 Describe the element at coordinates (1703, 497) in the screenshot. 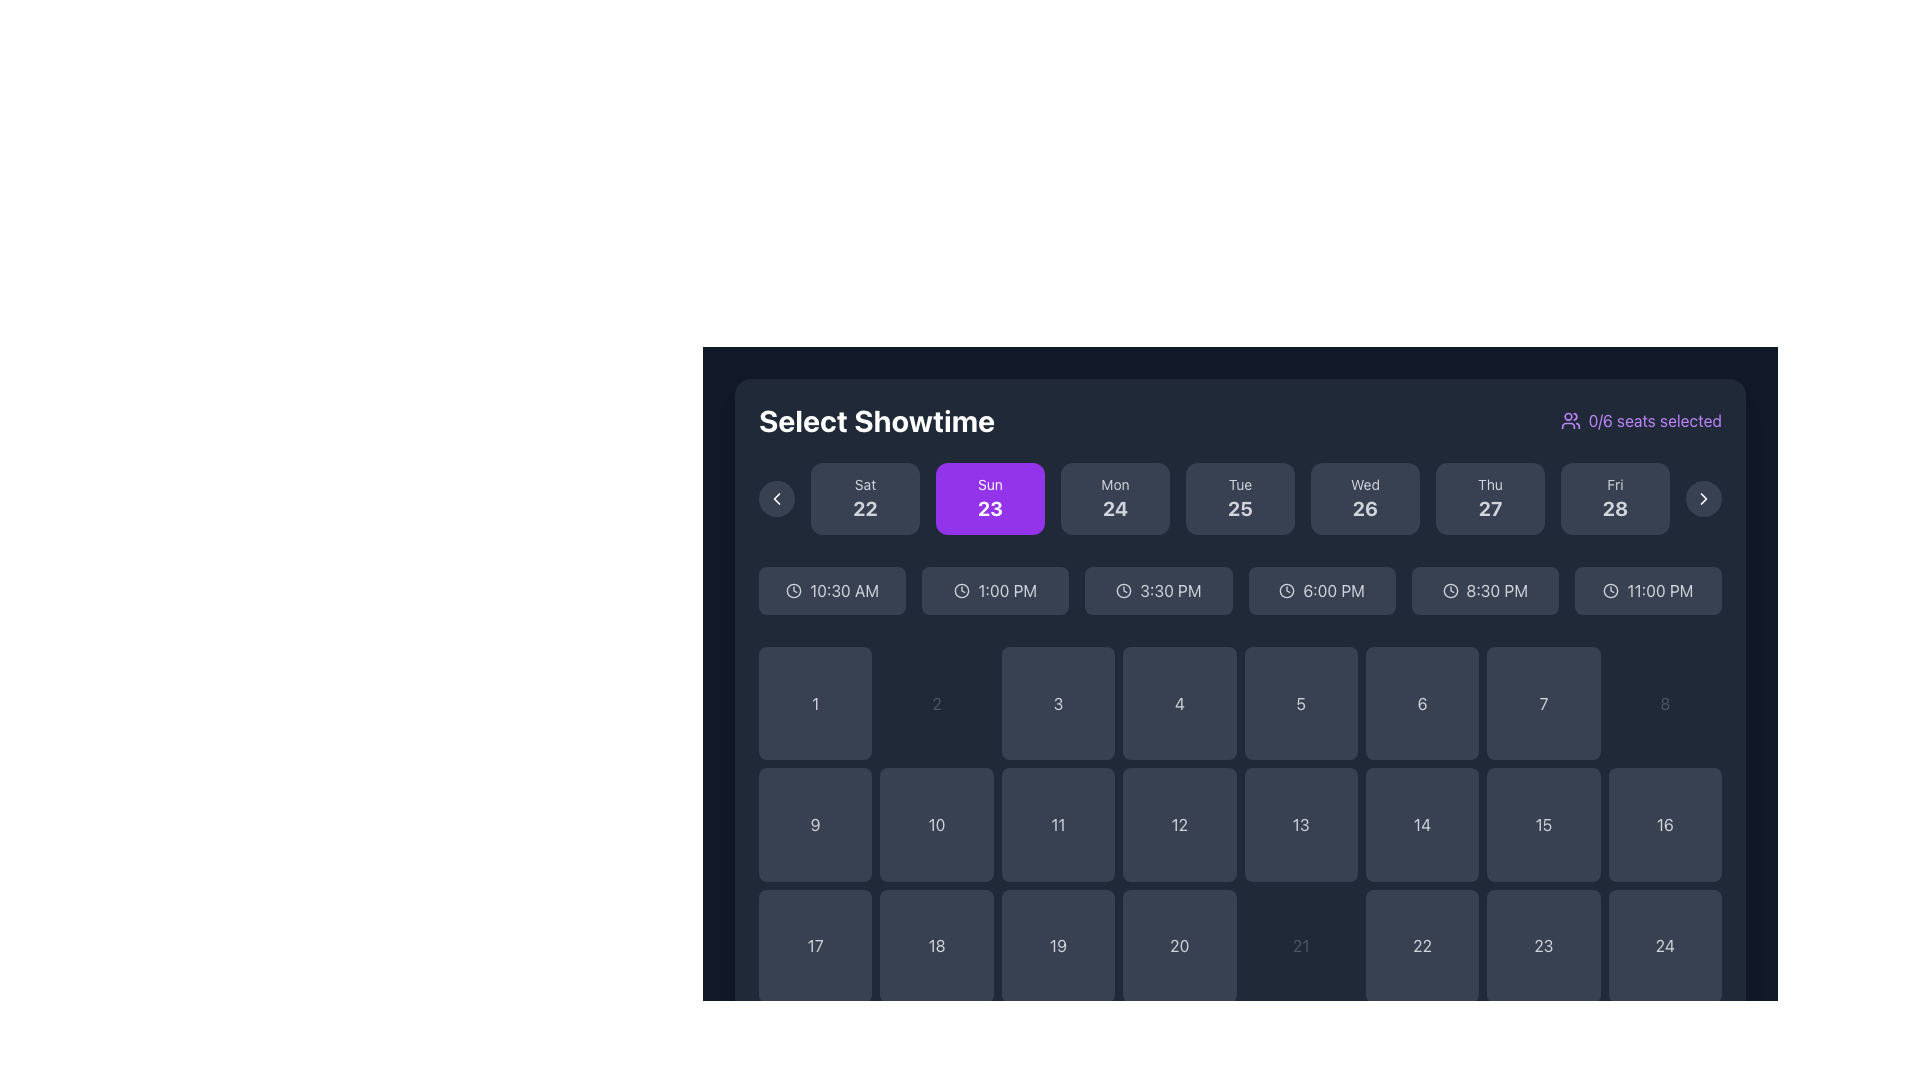

I see `the forward navigation button located in the top-right portion of the navigation bar` at that location.